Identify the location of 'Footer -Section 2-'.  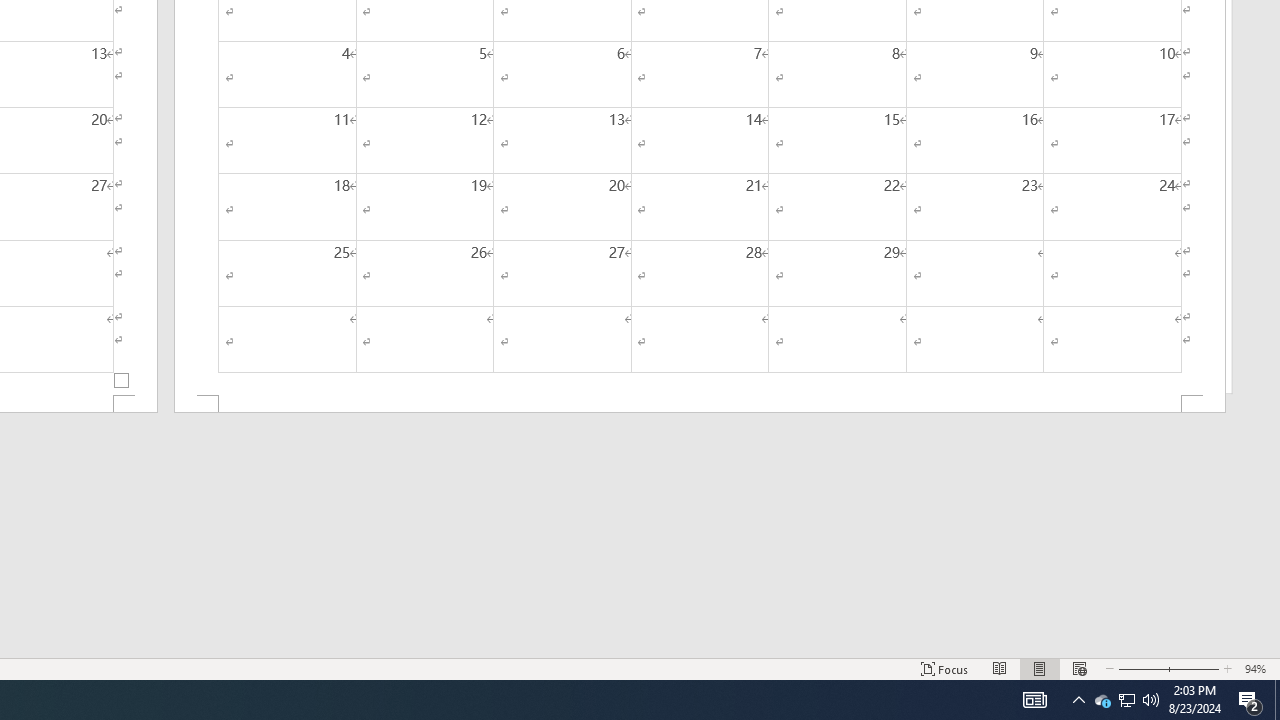
(700, 404).